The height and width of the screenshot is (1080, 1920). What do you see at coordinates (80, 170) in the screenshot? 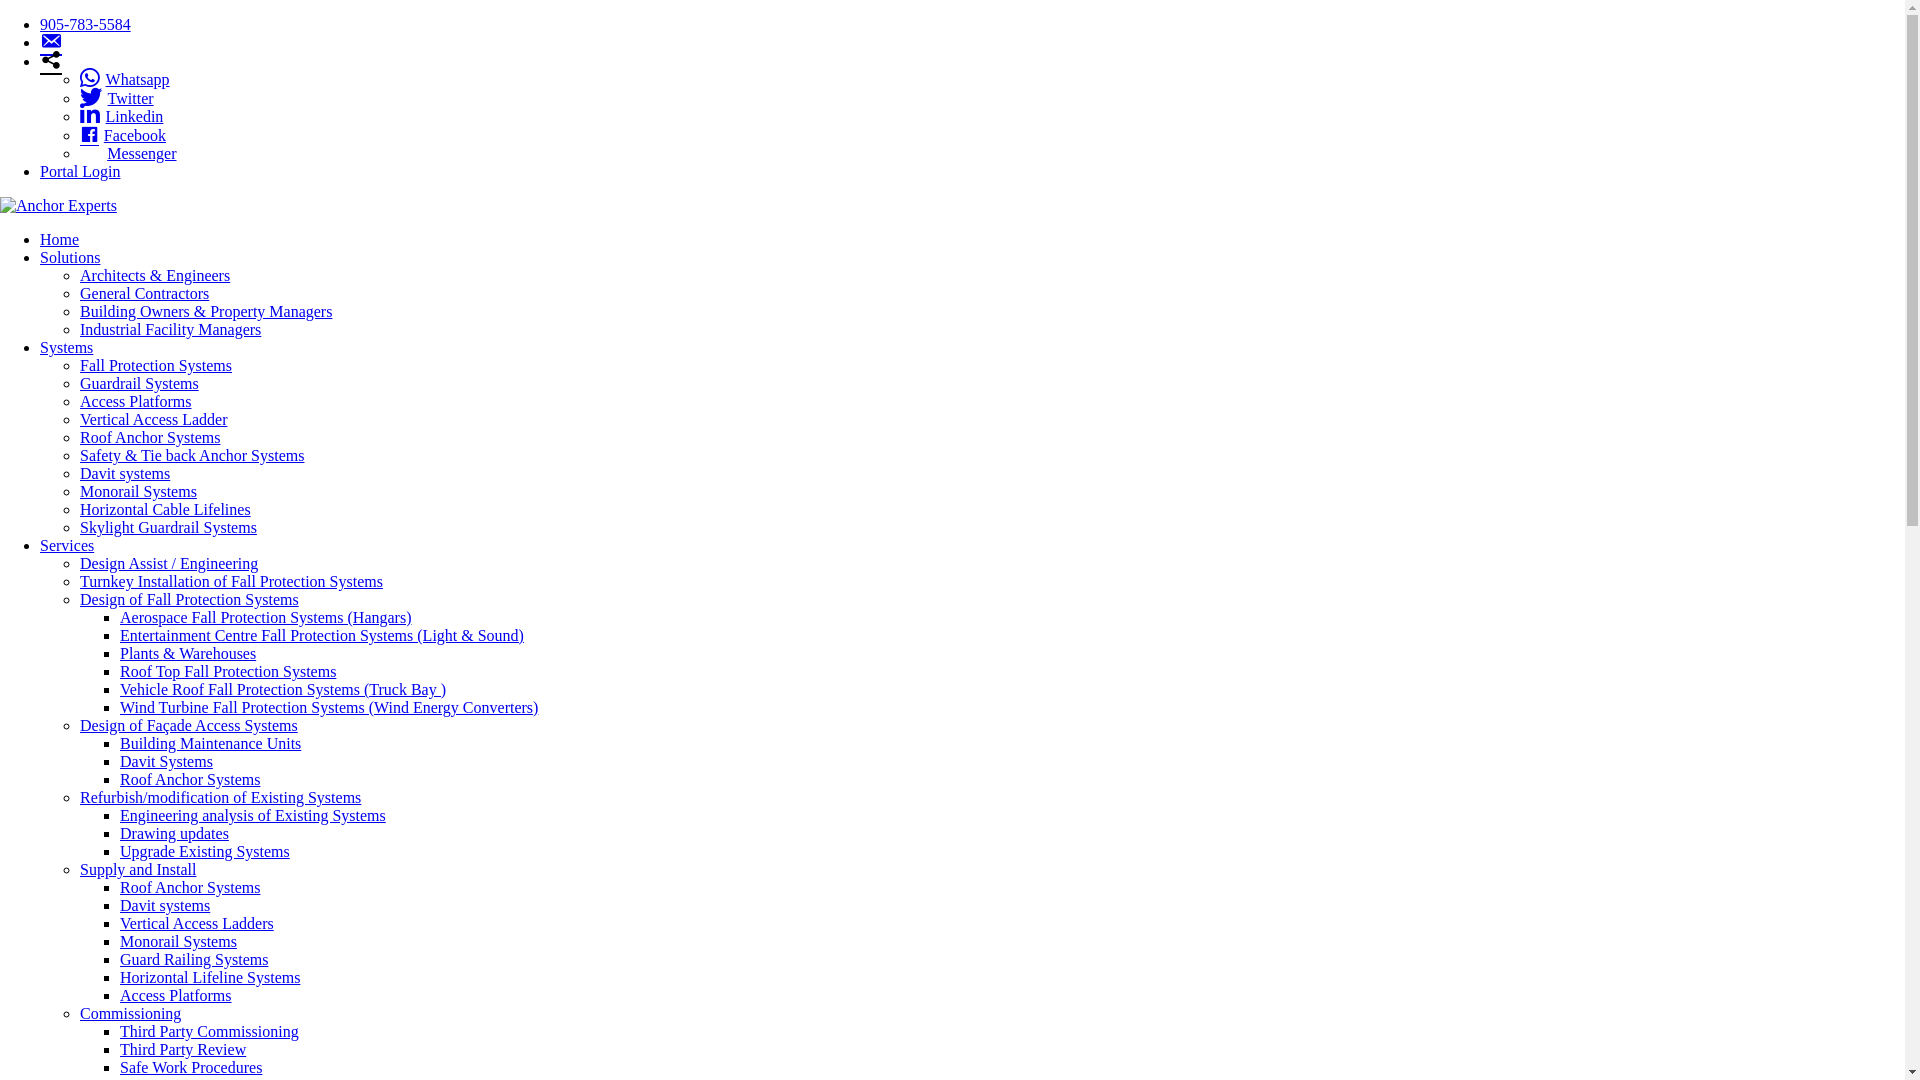
I see `'Portal Login'` at bounding box center [80, 170].